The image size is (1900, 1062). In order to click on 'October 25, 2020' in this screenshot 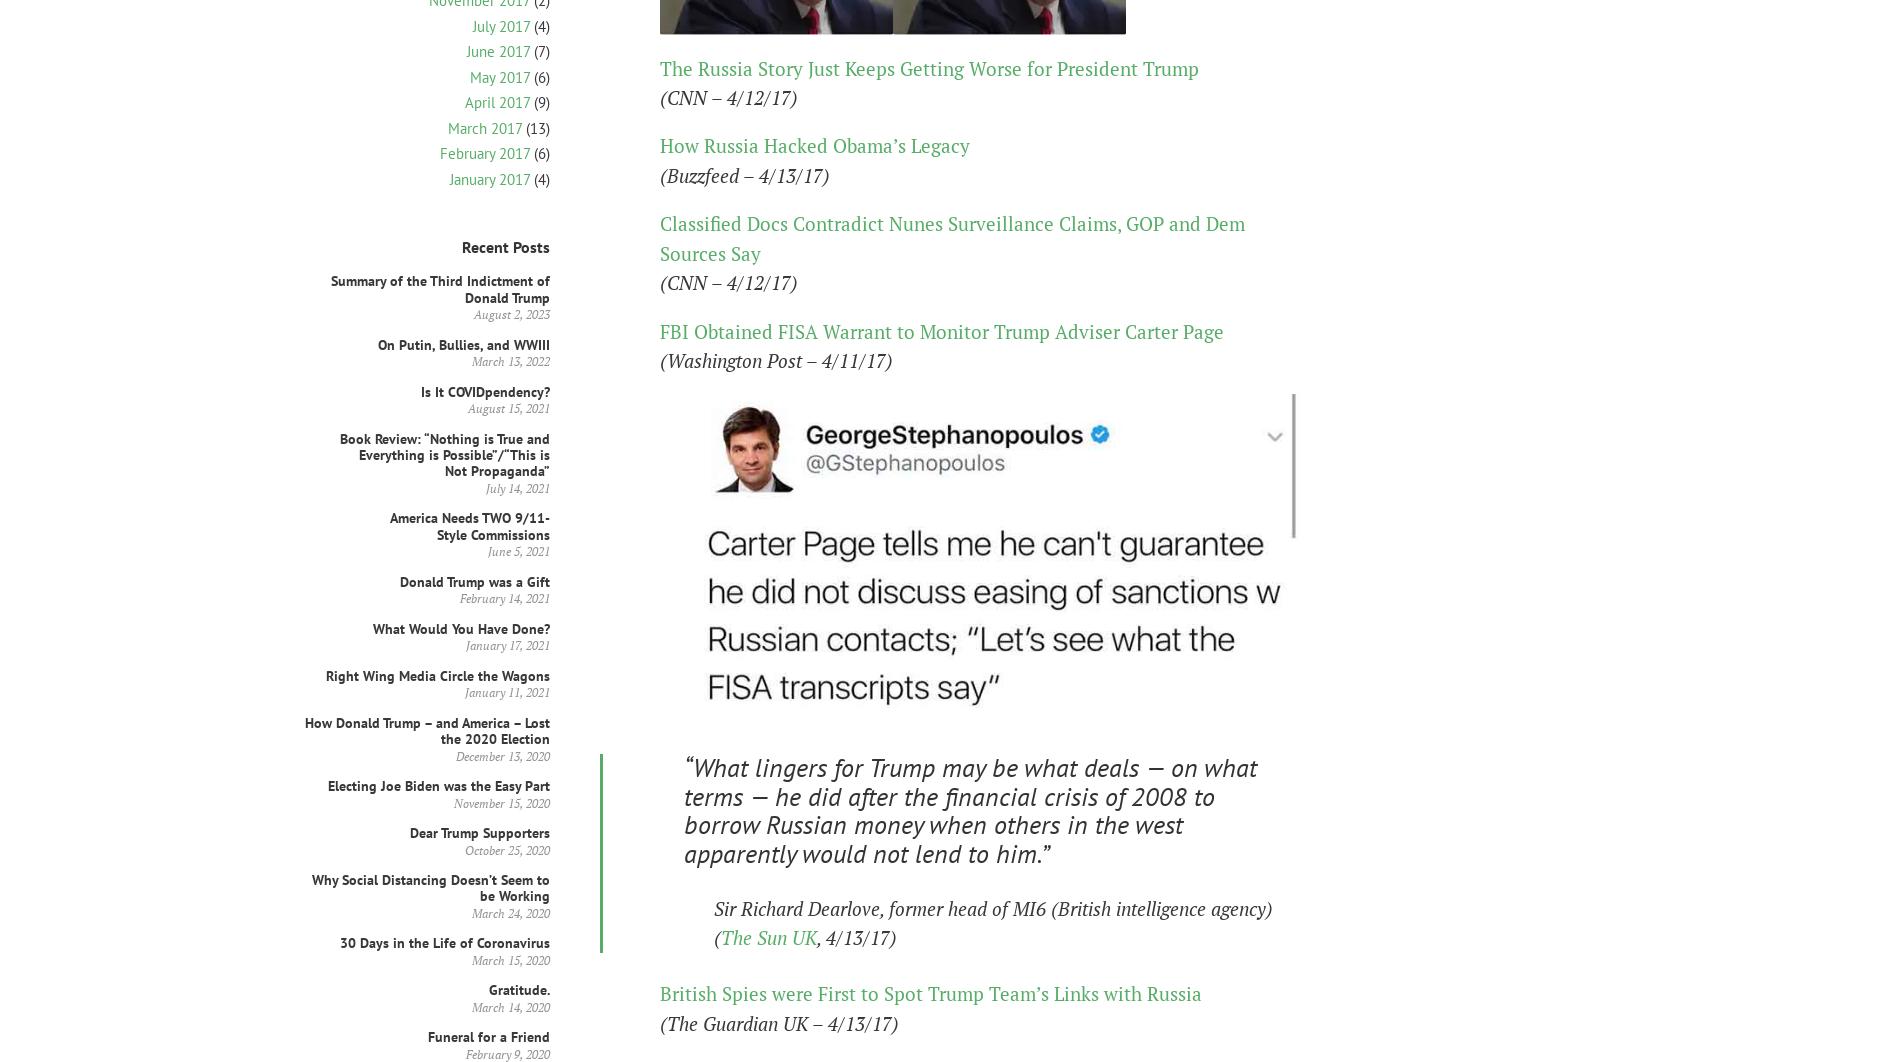, I will do `click(507, 848)`.